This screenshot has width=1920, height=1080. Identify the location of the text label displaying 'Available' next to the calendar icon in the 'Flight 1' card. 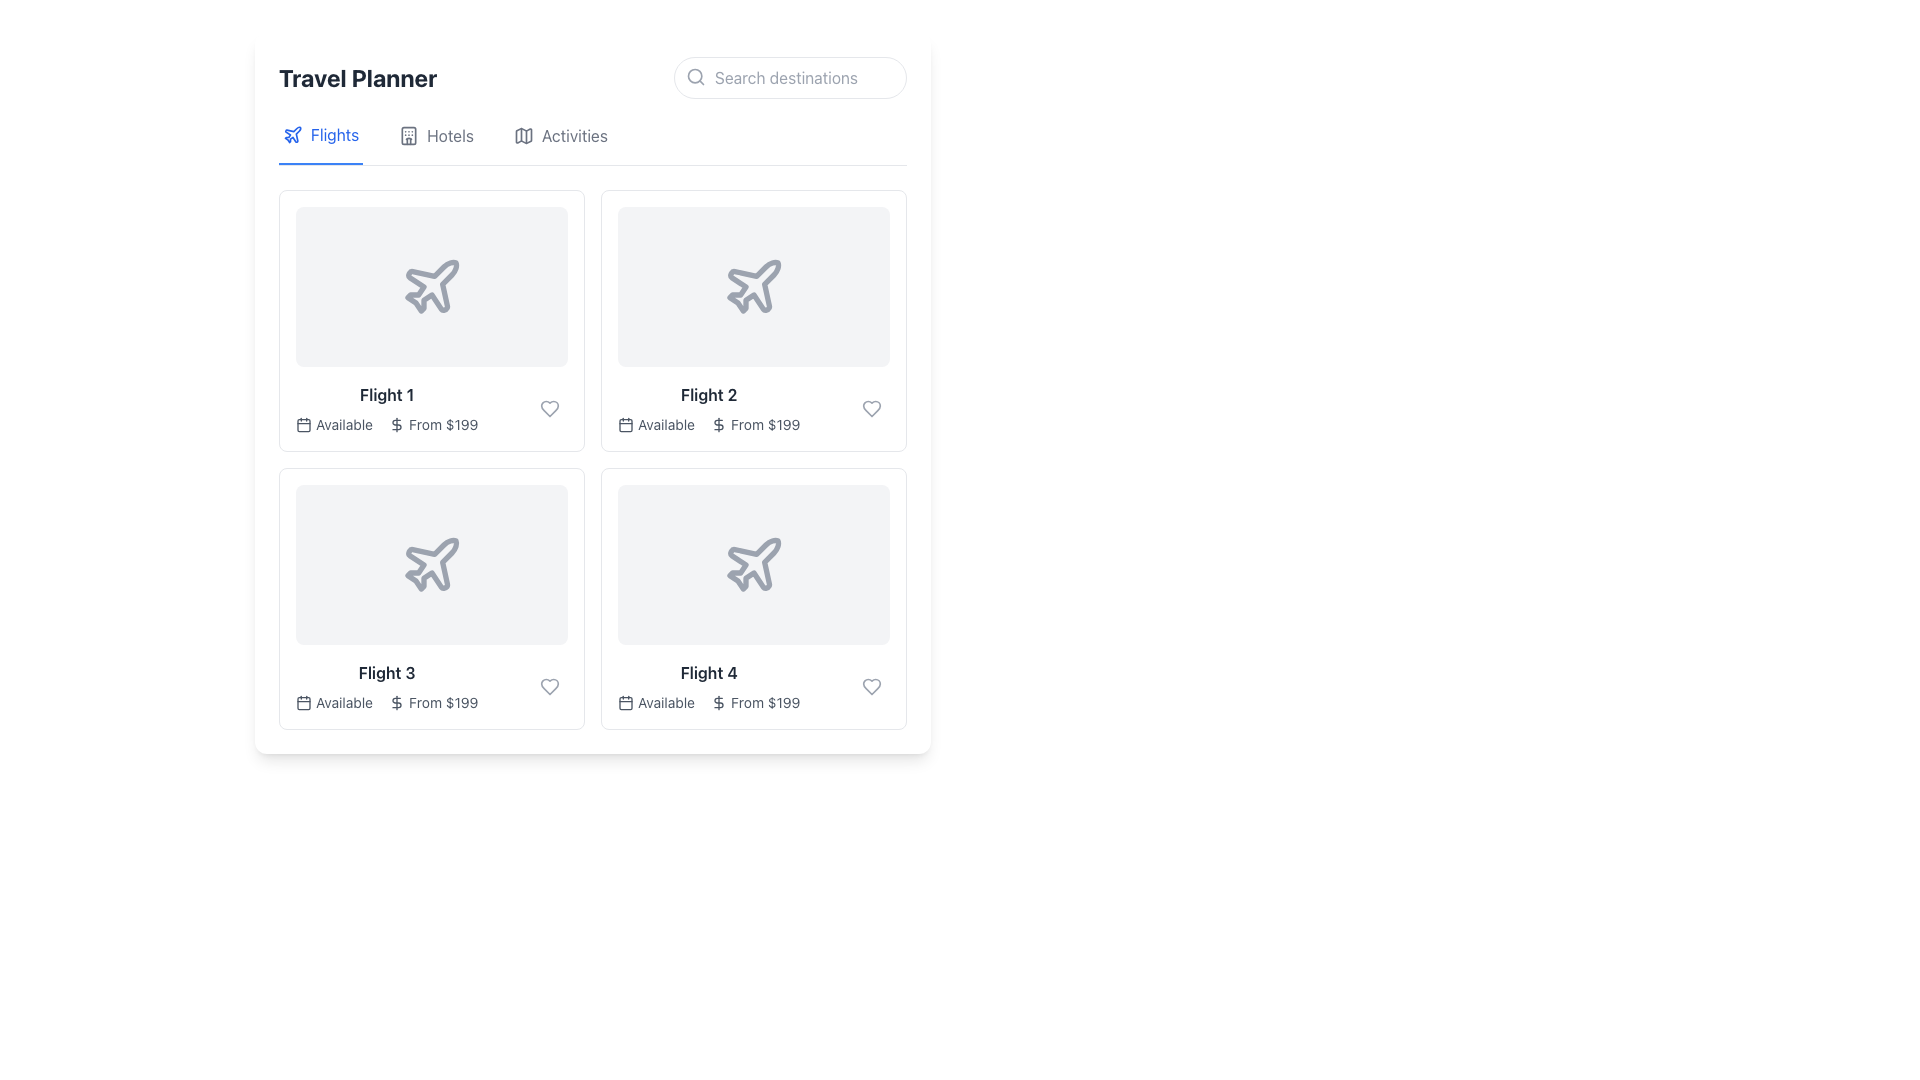
(344, 423).